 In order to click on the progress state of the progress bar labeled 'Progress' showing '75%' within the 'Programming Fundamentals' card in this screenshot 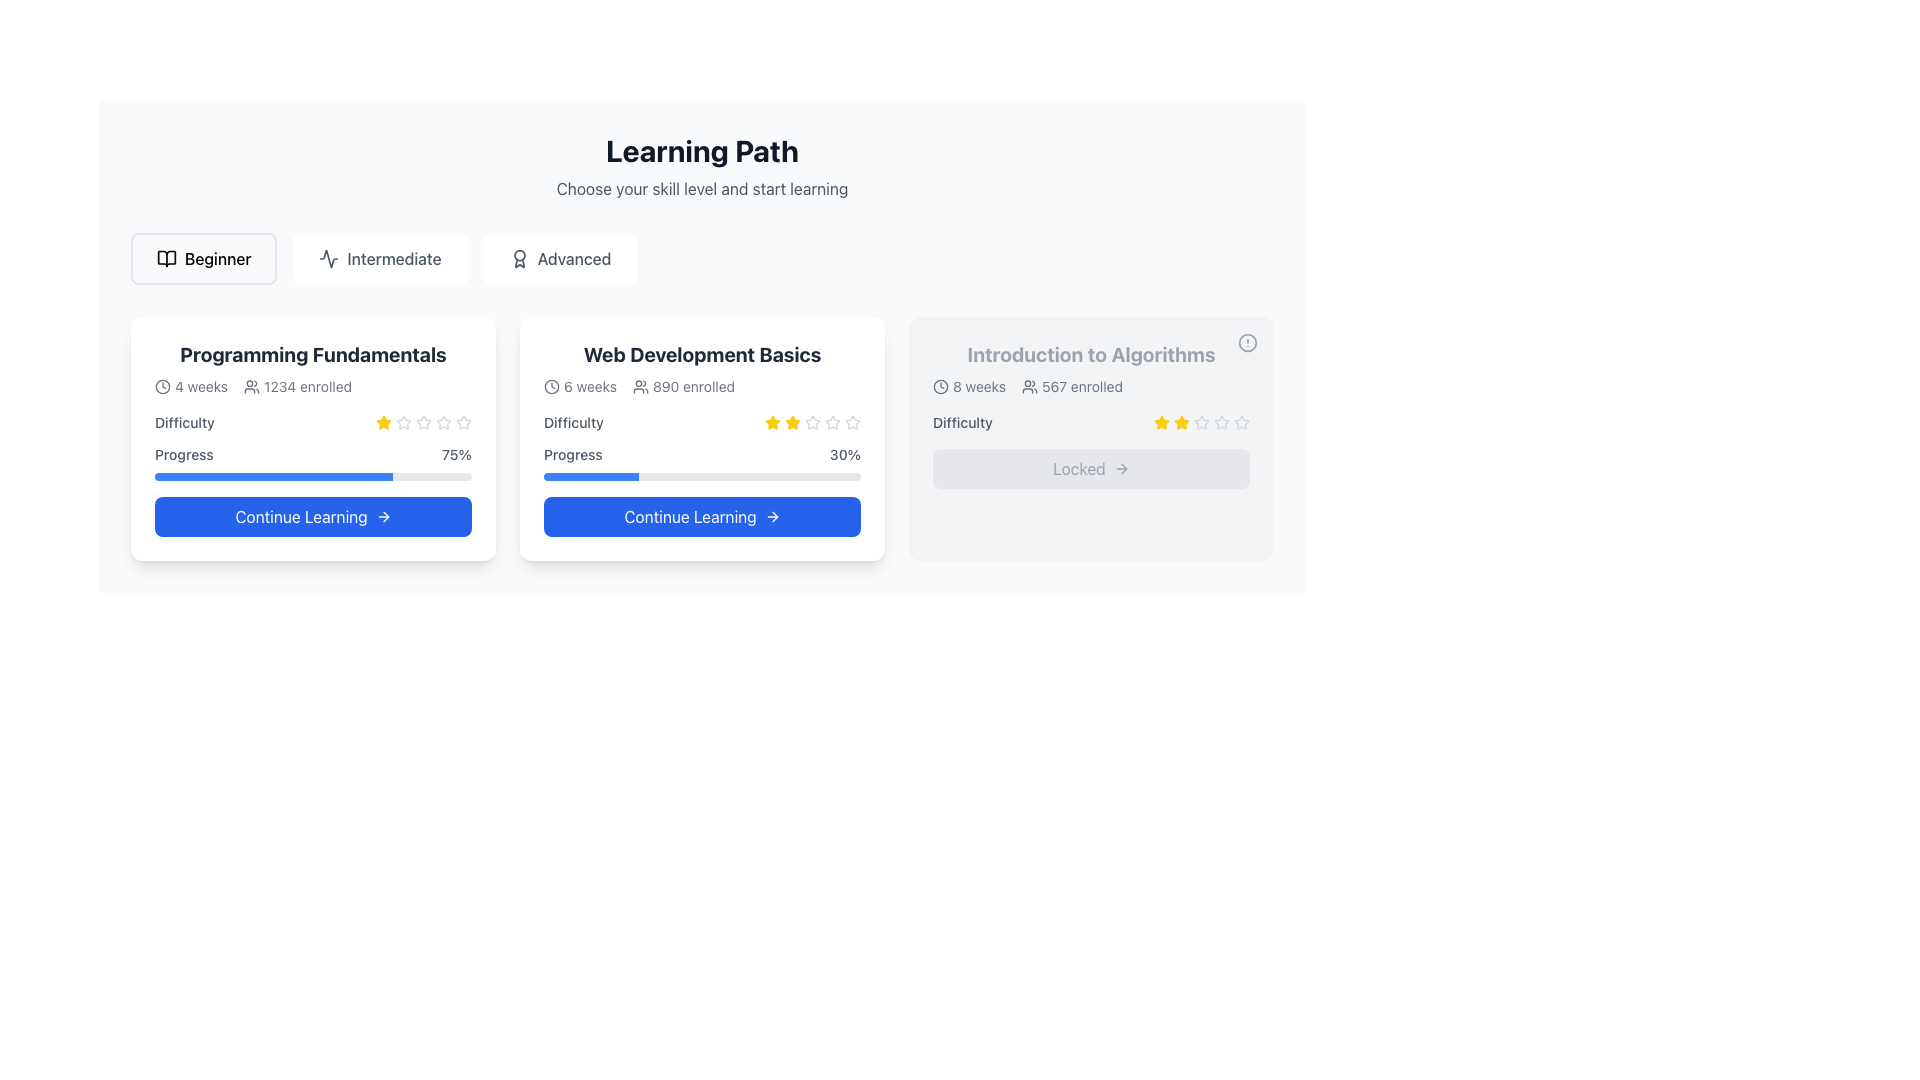, I will do `click(312, 461)`.